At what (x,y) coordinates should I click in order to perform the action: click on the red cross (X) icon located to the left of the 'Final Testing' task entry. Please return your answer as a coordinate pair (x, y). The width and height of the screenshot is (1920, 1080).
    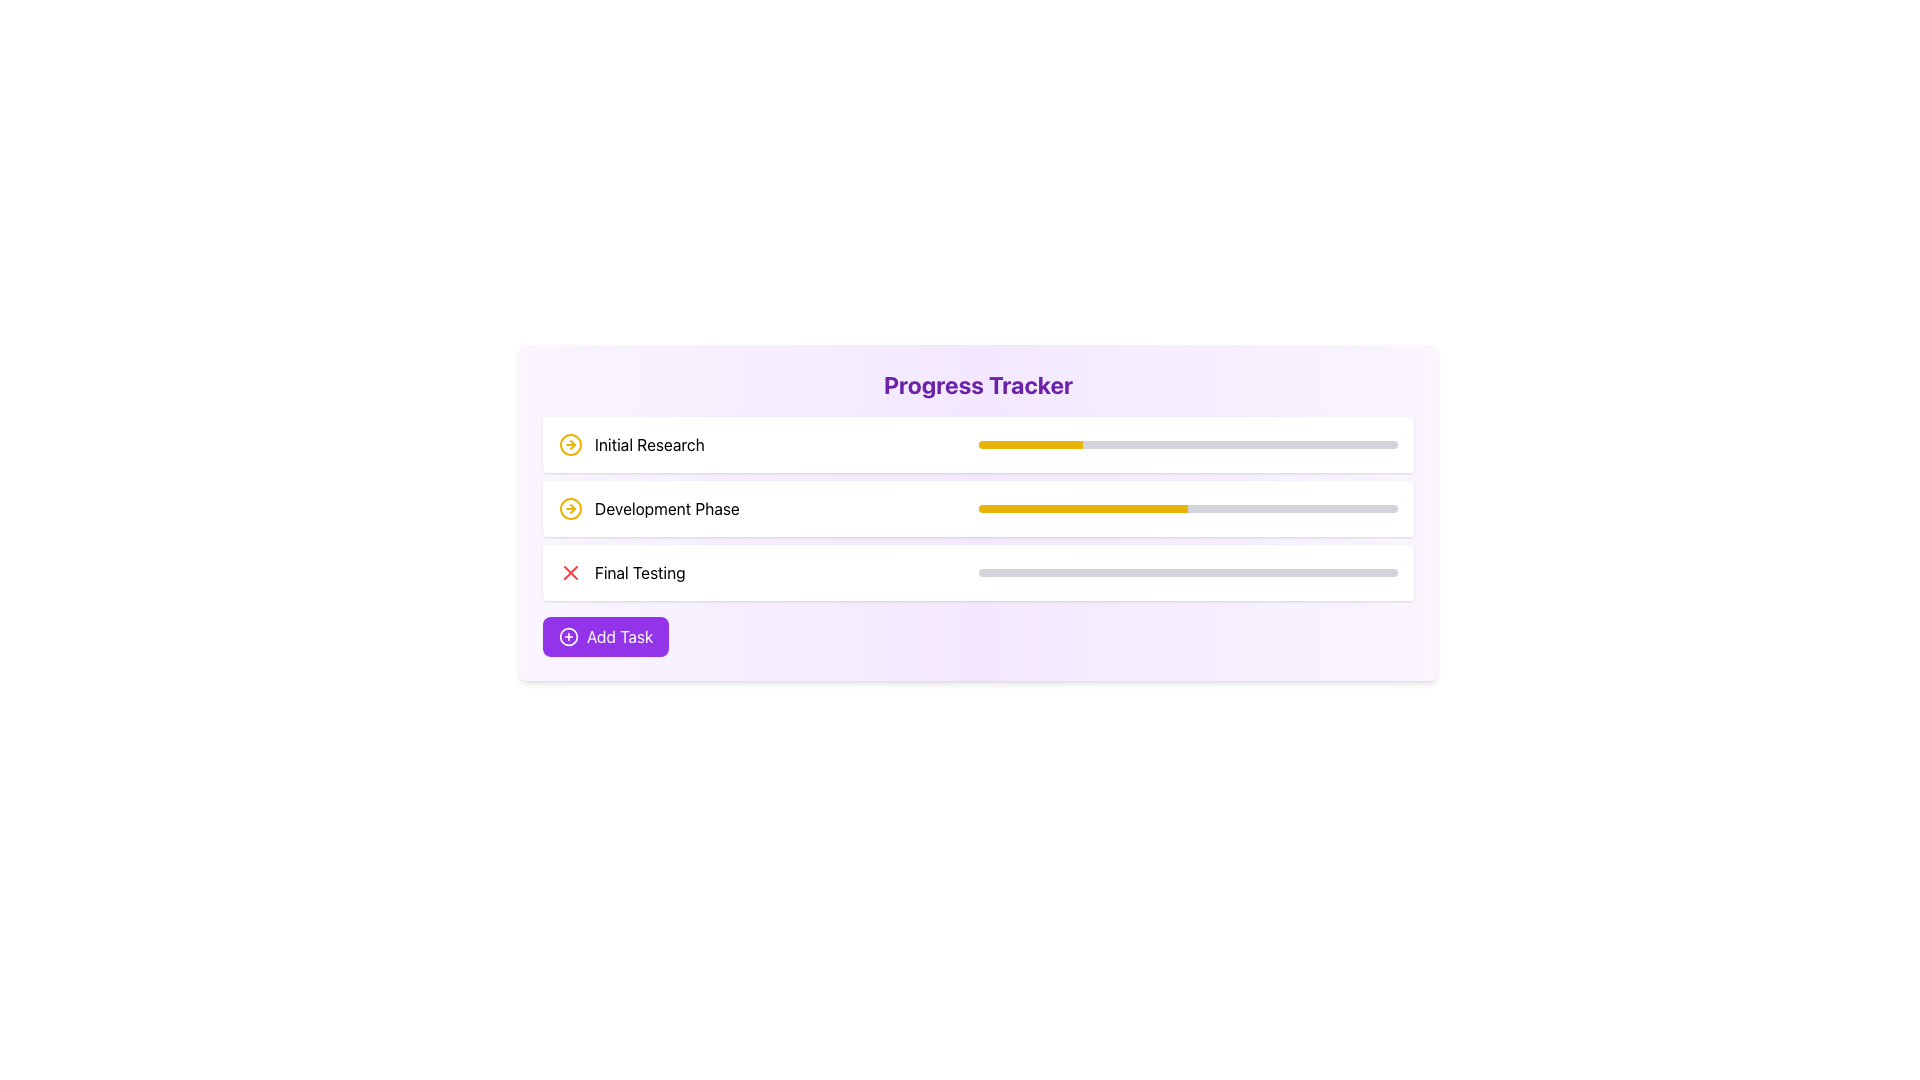
    Looking at the image, I should click on (570, 573).